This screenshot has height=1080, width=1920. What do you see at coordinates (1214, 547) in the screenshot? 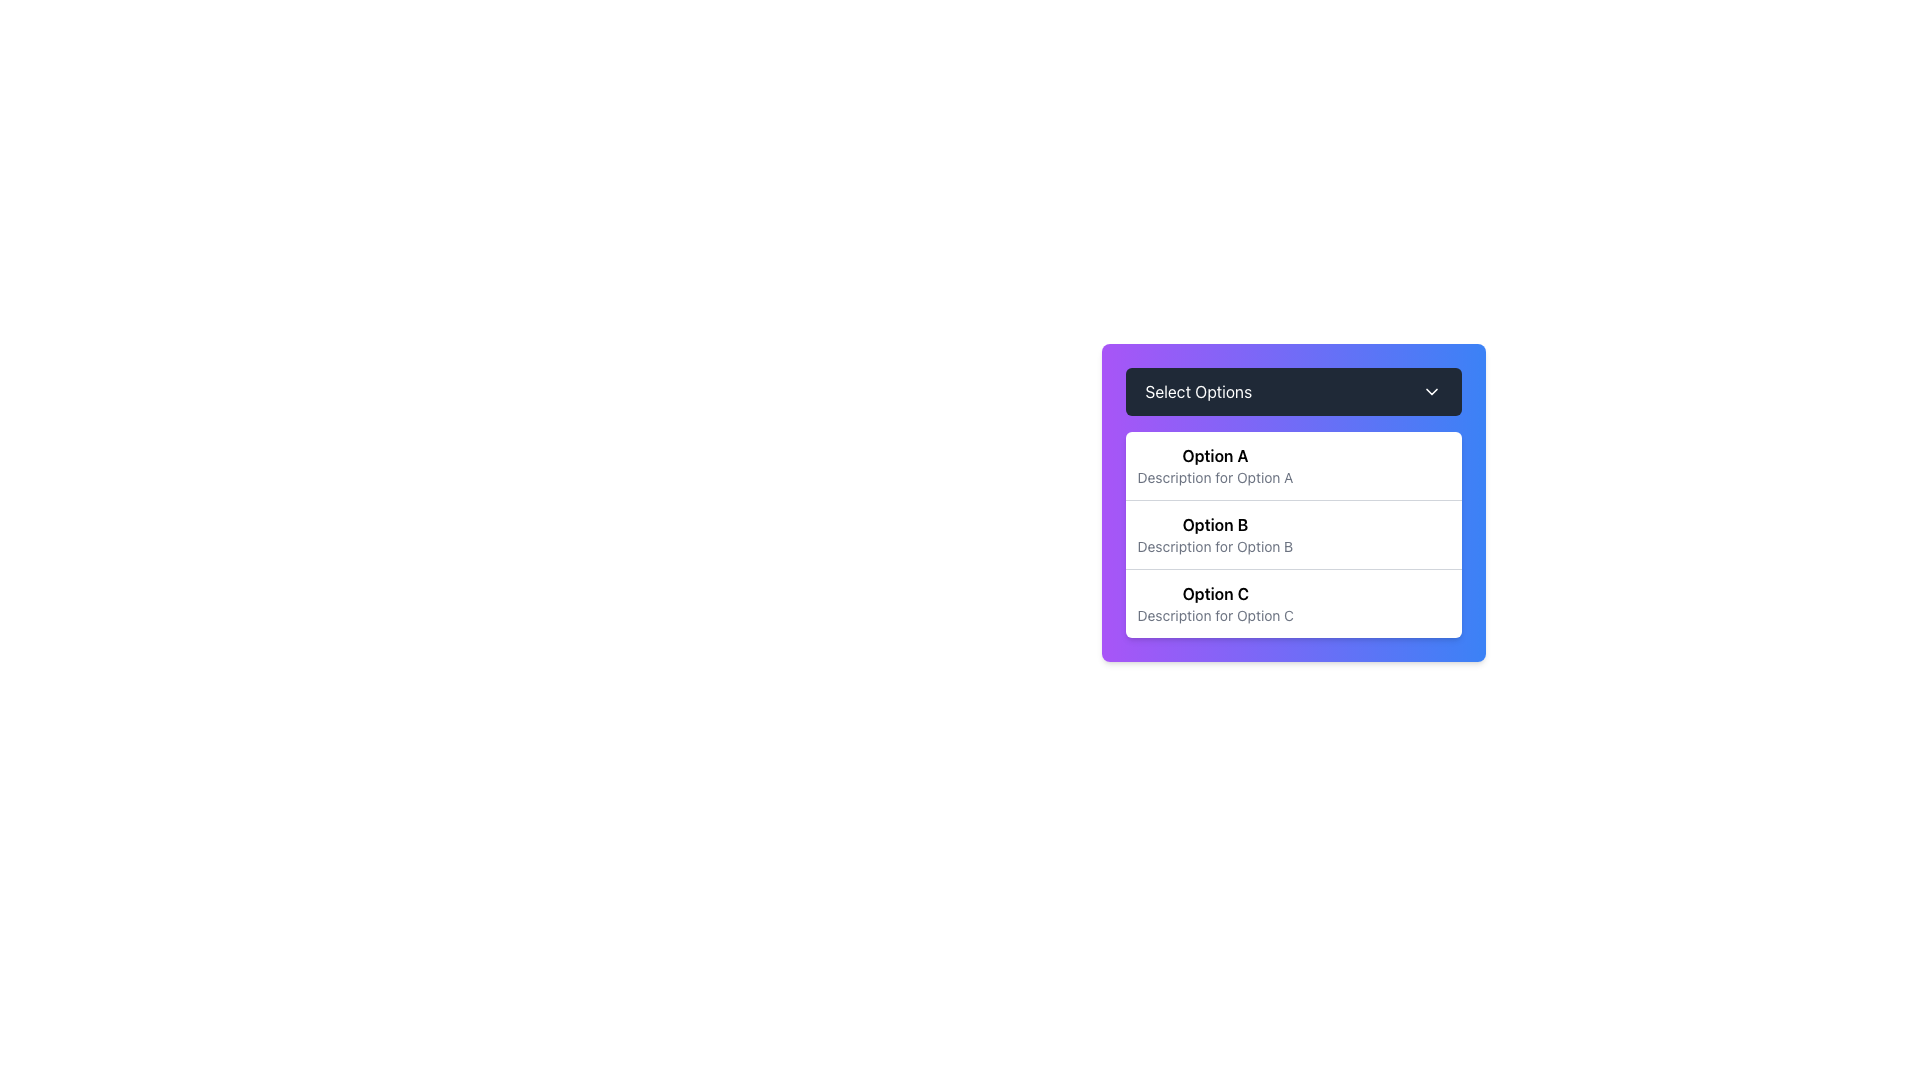
I see `the text label displaying 'Description for Option B' in the dropdown menu` at bounding box center [1214, 547].